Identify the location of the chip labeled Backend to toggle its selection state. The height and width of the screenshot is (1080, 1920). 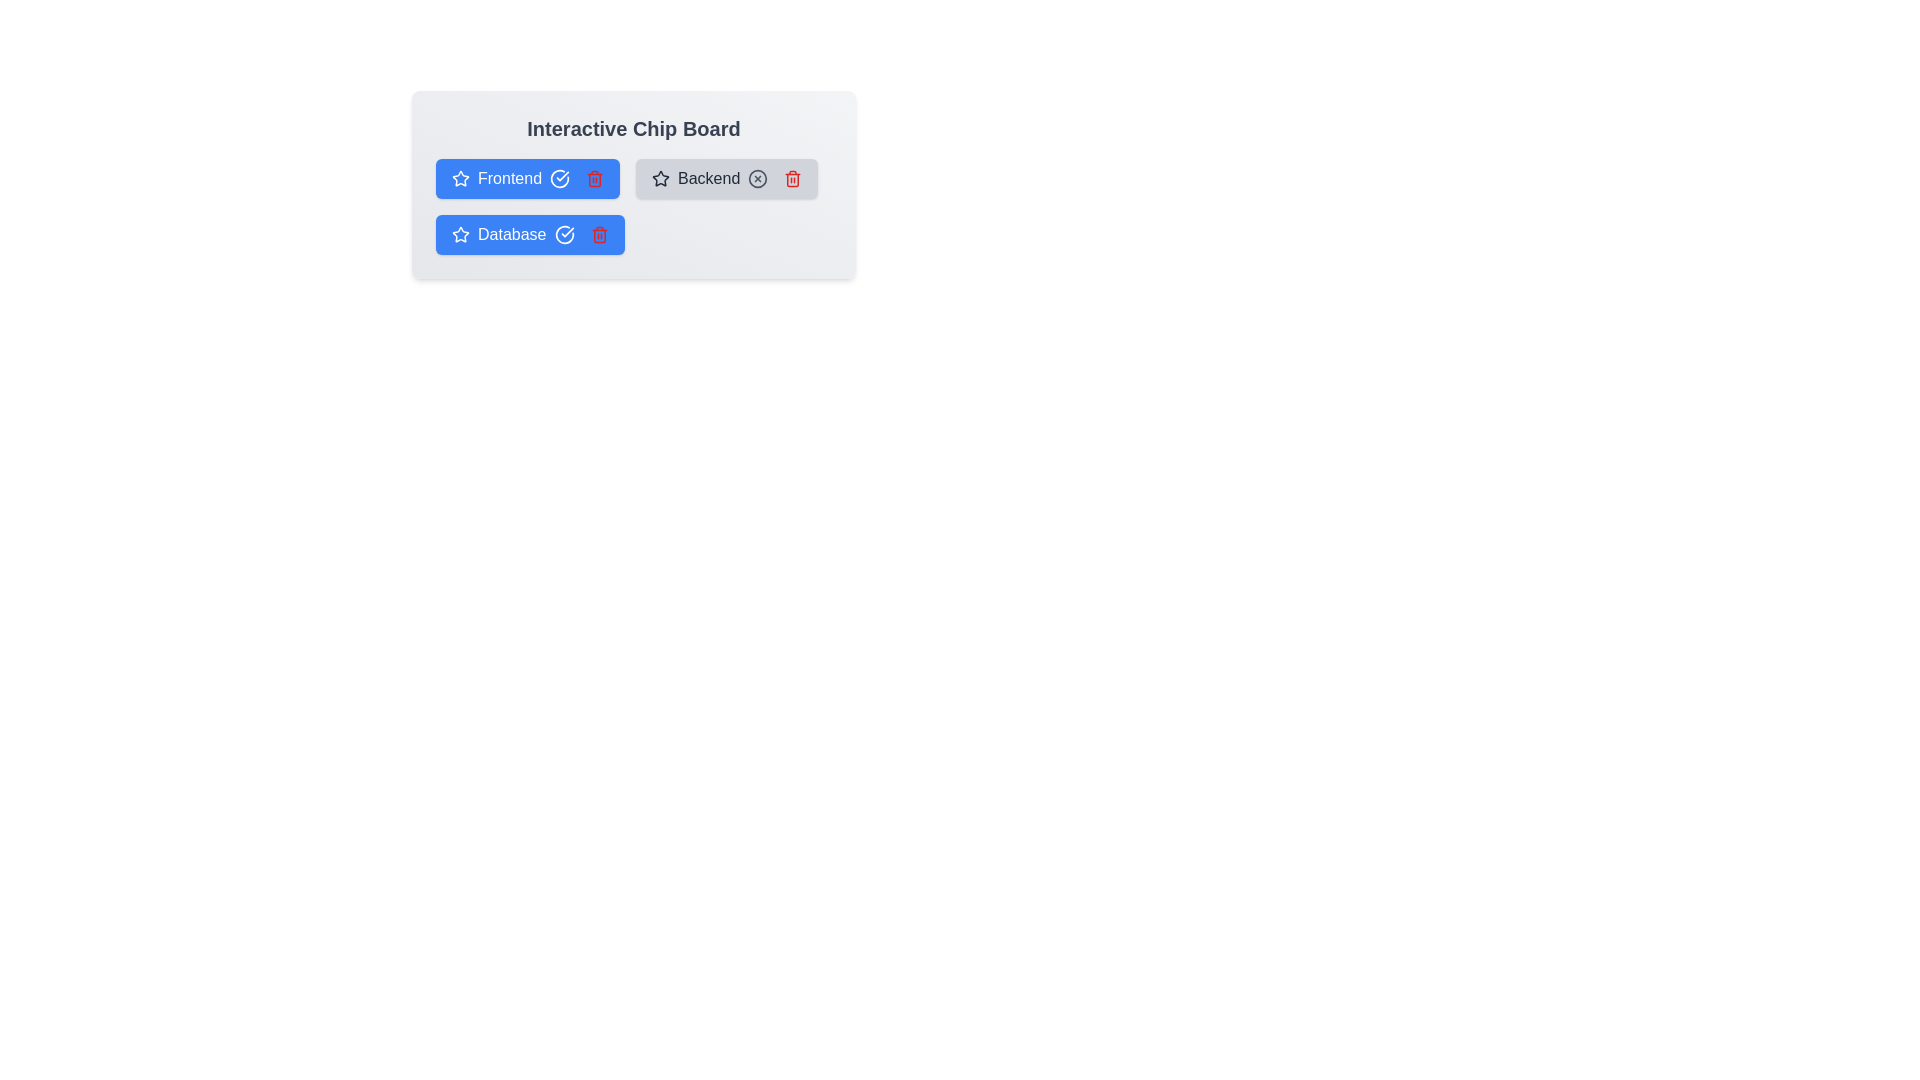
(725, 177).